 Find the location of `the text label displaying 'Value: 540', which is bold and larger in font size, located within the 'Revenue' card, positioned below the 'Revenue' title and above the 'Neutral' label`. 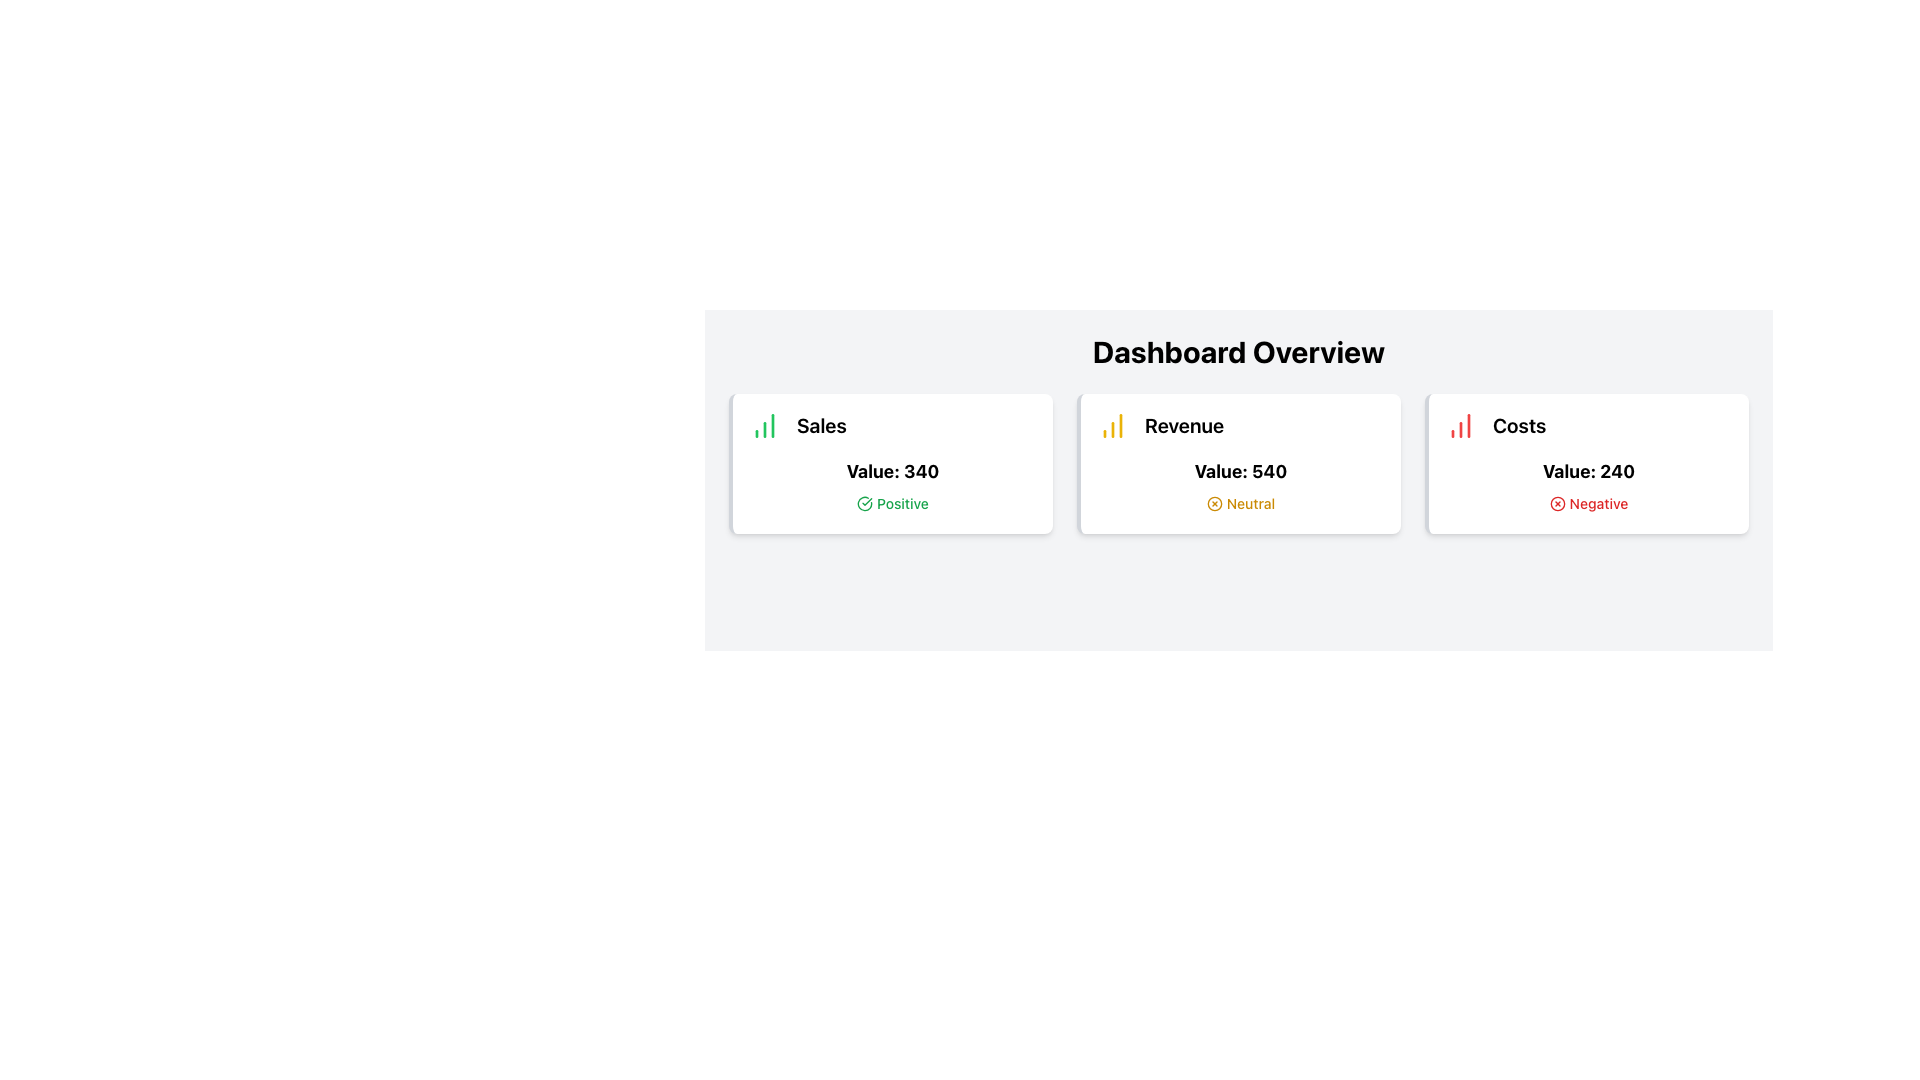

the text label displaying 'Value: 540', which is bold and larger in font size, located within the 'Revenue' card, positioned below the 'Revenue' title and above the 'Neutral' label is located at coordinates (1240, 471).